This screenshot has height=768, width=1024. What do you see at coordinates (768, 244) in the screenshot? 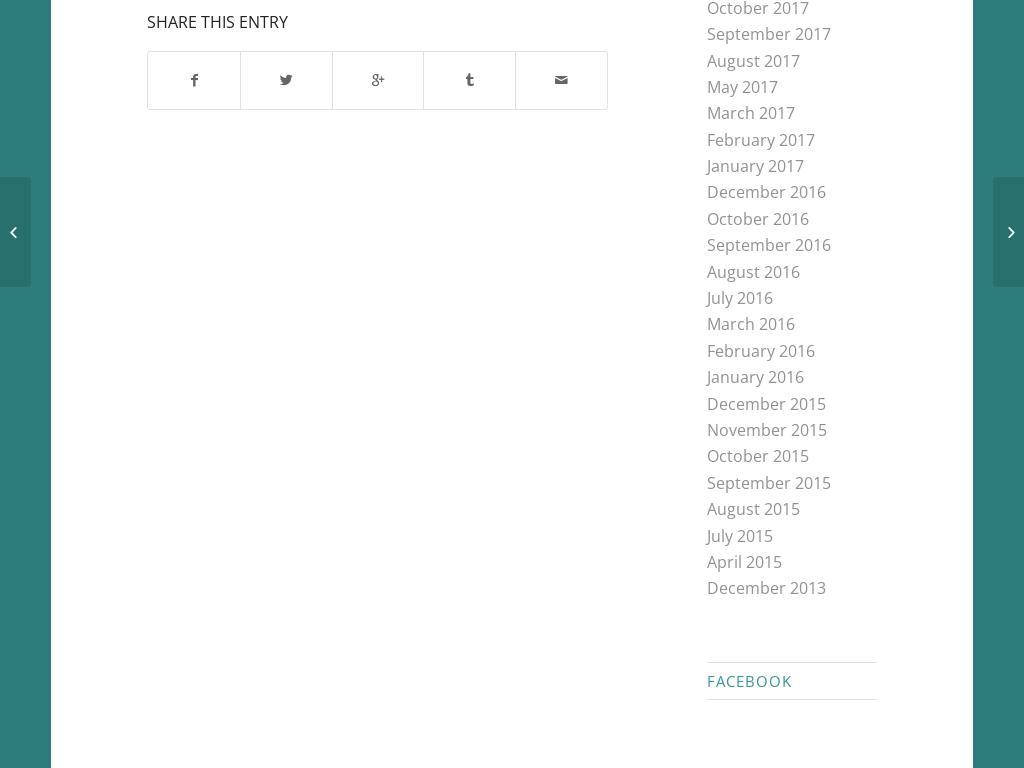
I see `'September 2016'` at bounding box center [768, 244].